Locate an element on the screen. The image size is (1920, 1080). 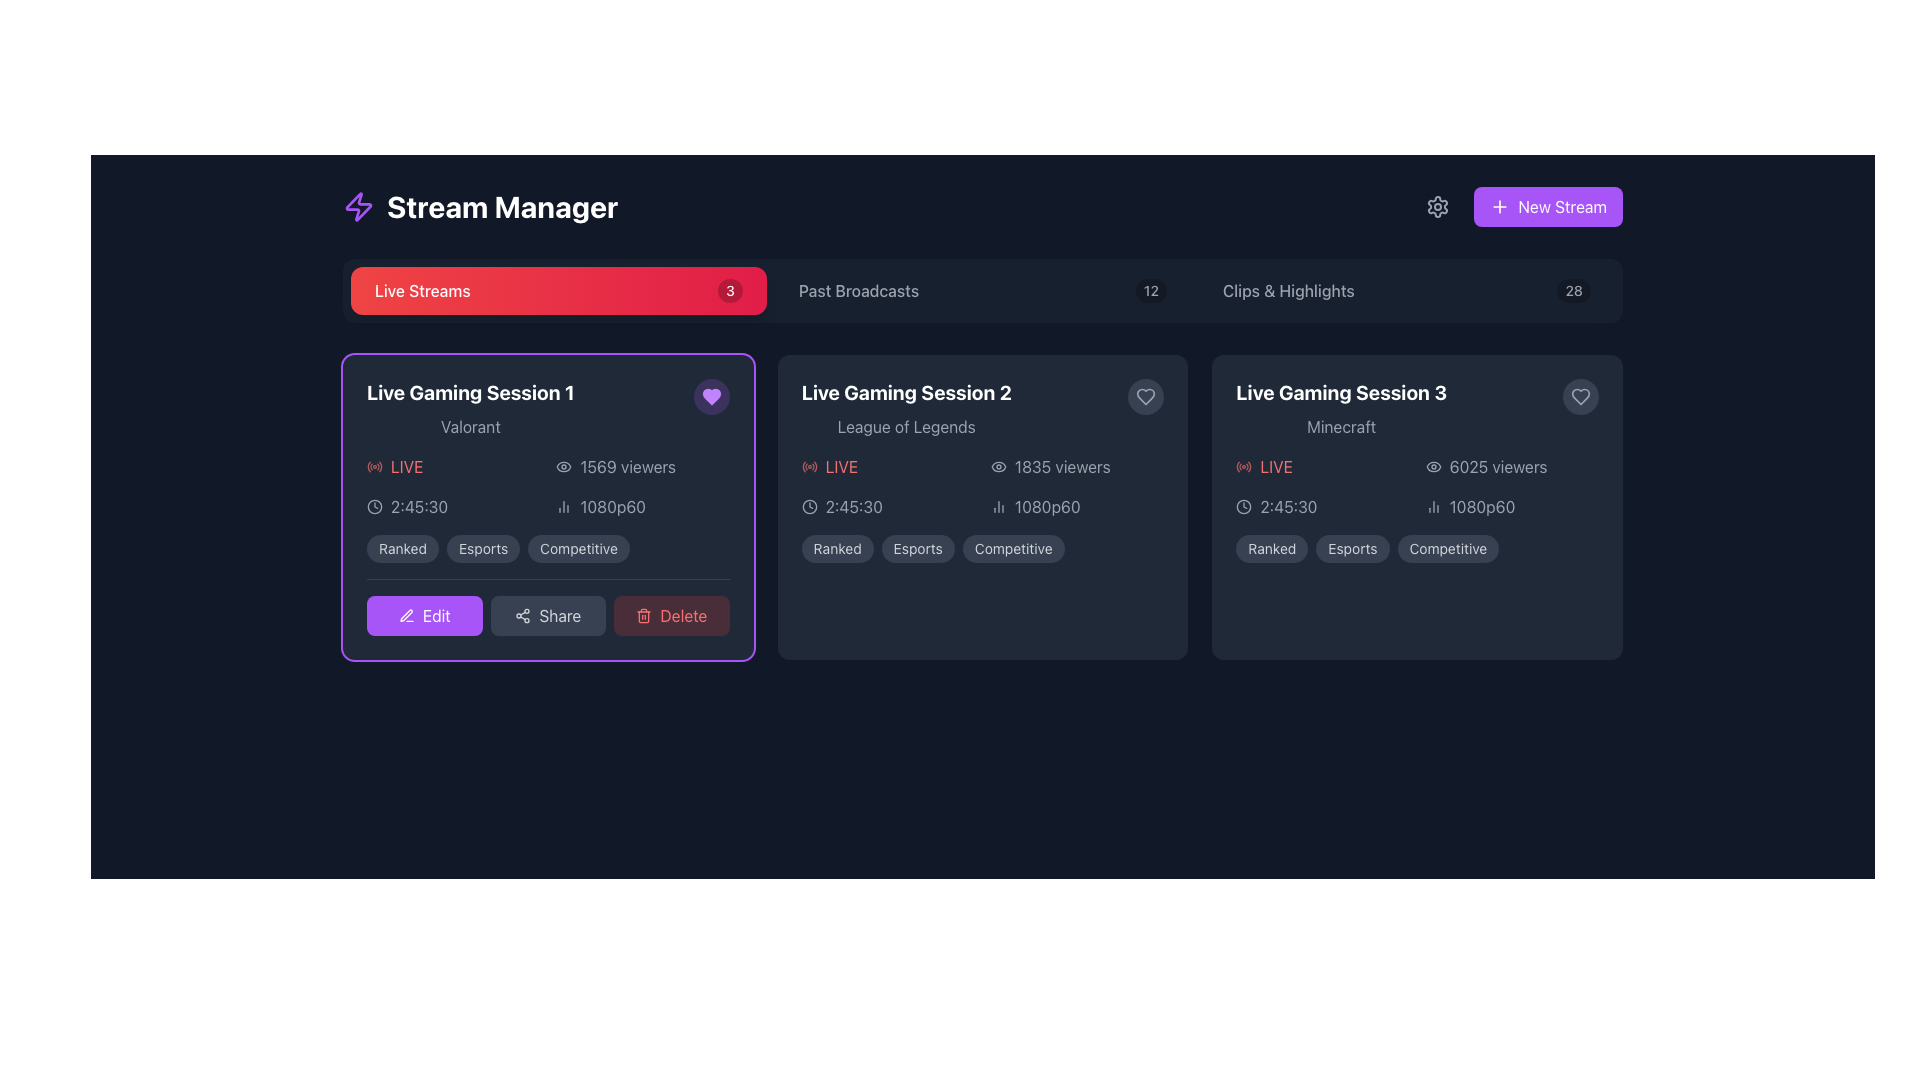
displayed time '2:45:30' from the text display styled in gray font against a dark background, located within the 'Live Gaming Session 1' card is located at coordinates (418, 505).